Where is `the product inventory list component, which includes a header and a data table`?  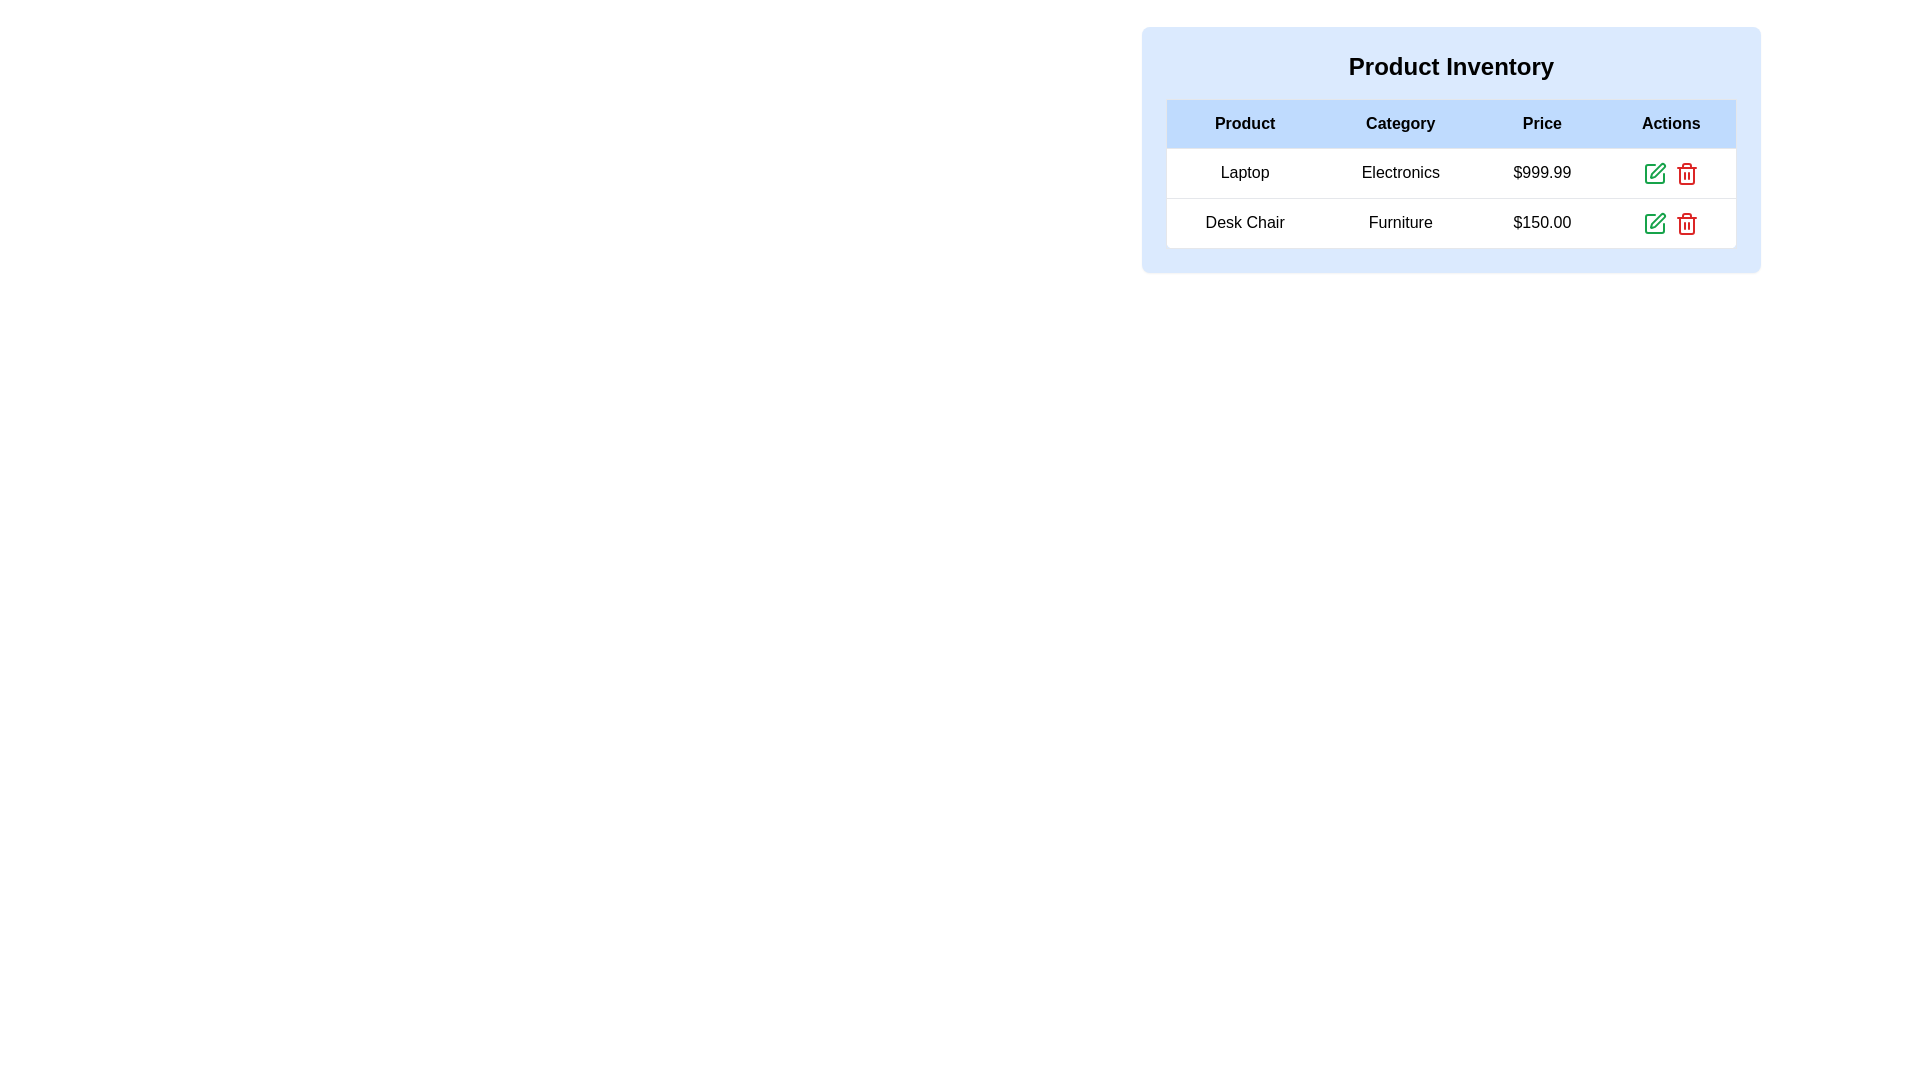
the product inventory list component, which includes a header and a data table is located at coordinates (1451, 148).